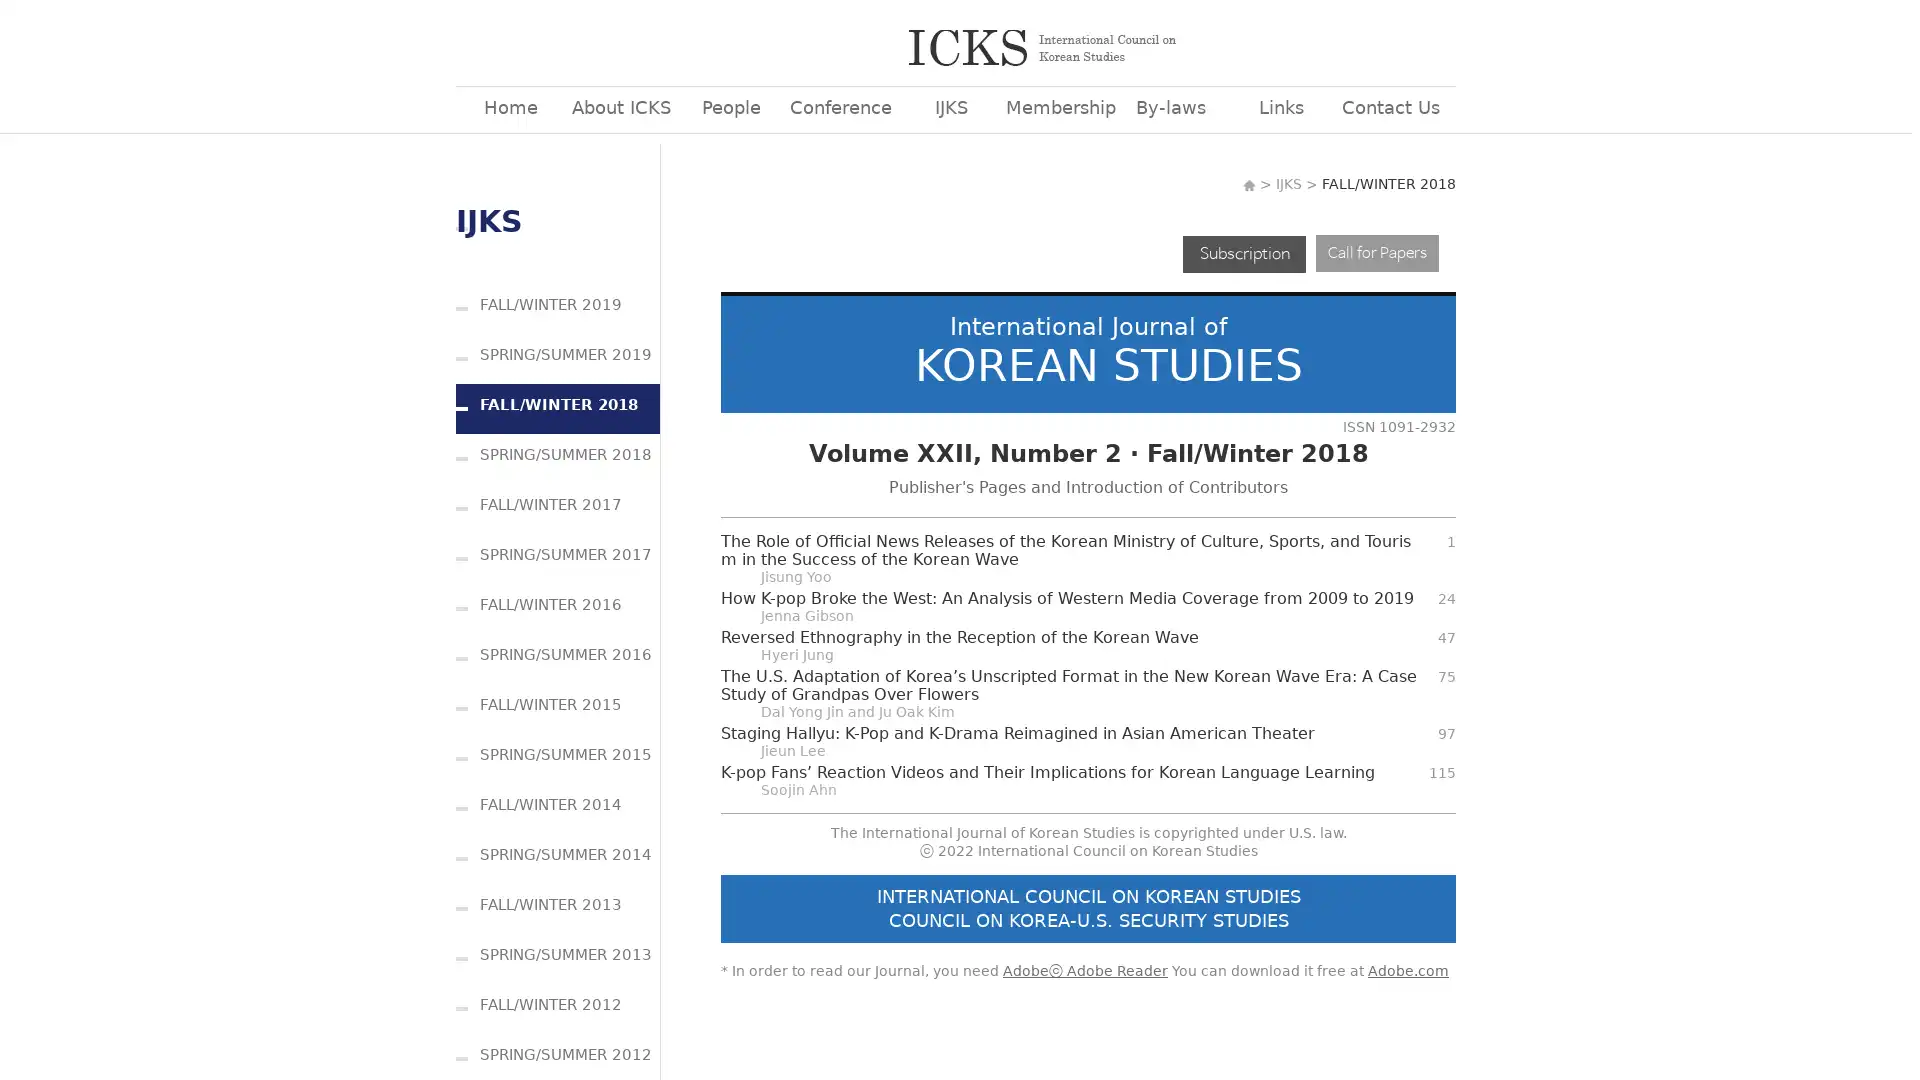 The width and height of the screenshot is (1920, 1080). Describe the element at coordinates (1376, 252) in the screenshot. I see `Call for Papers` at that location.